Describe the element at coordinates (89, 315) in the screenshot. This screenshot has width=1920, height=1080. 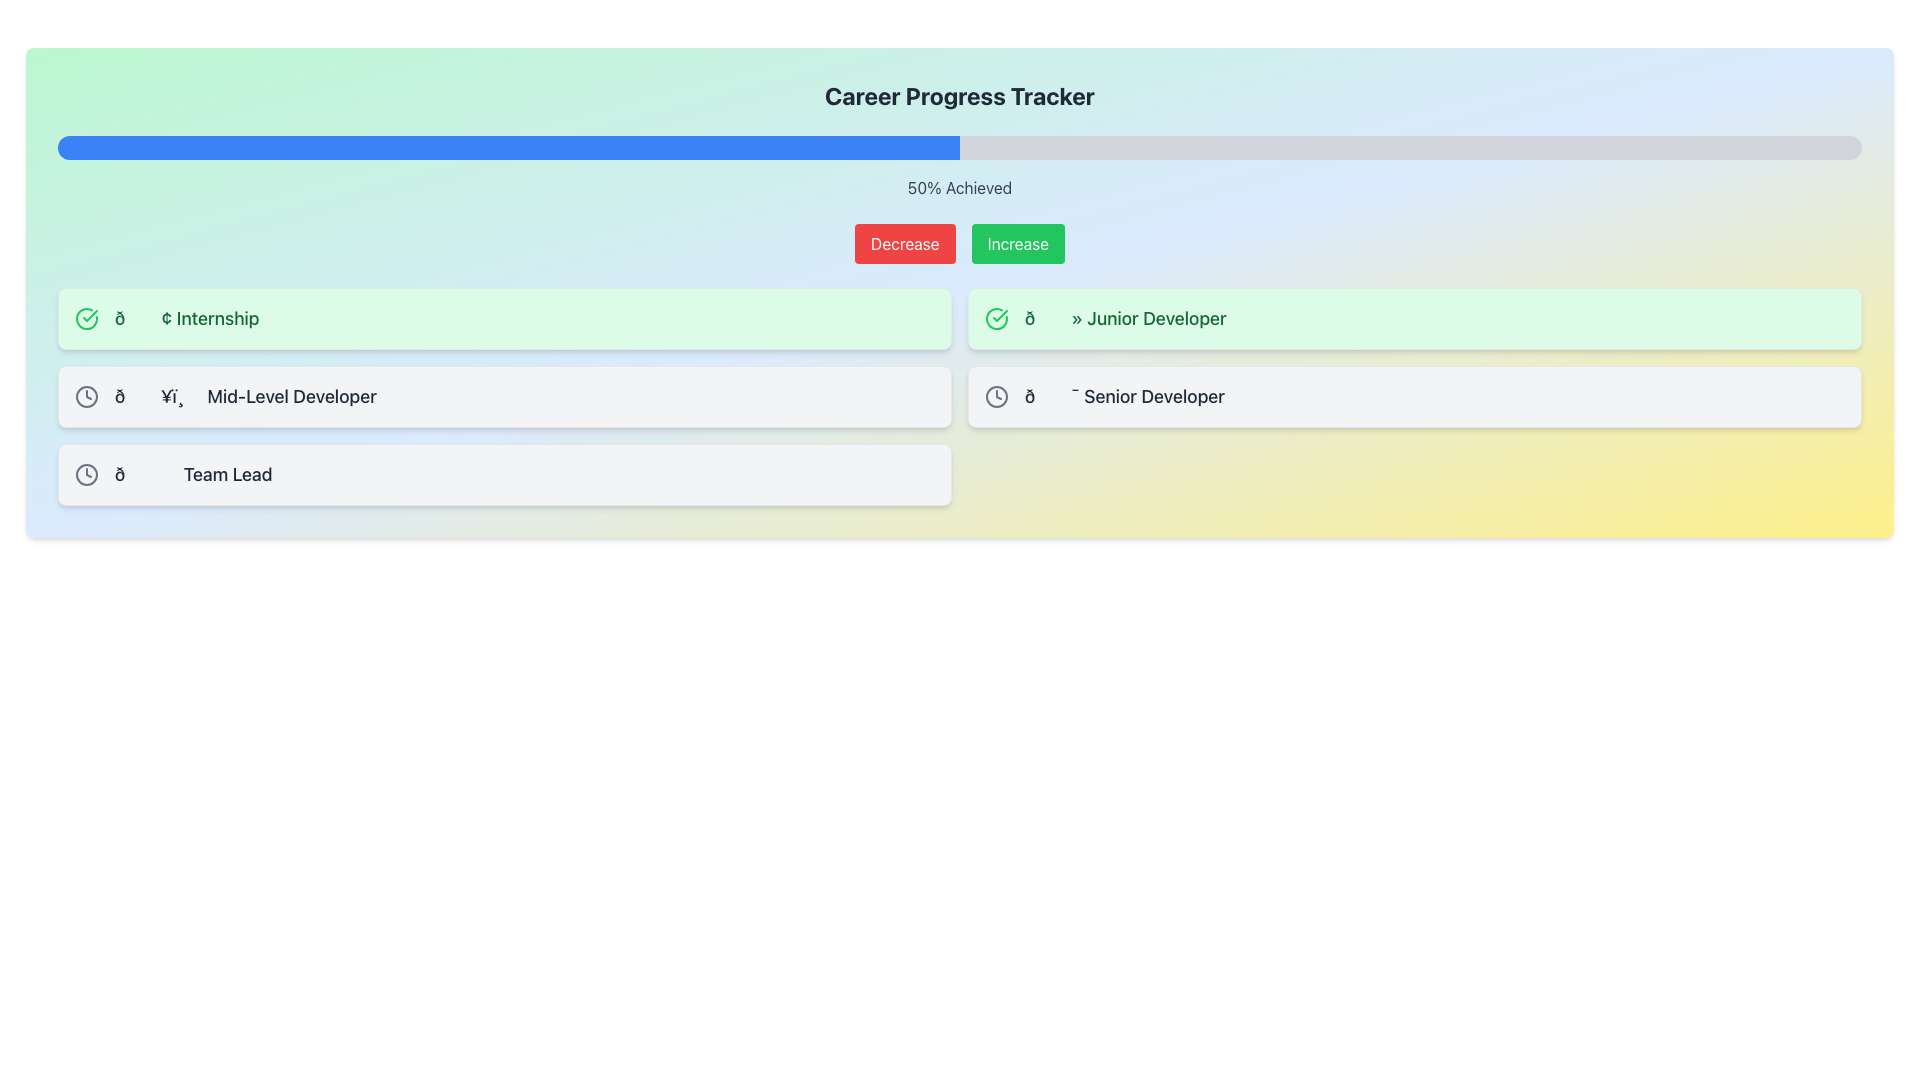
I see `the green checkmark icon within the circular icon next to the '¢ Internship' label to indicate confirmation or completion` at that location.